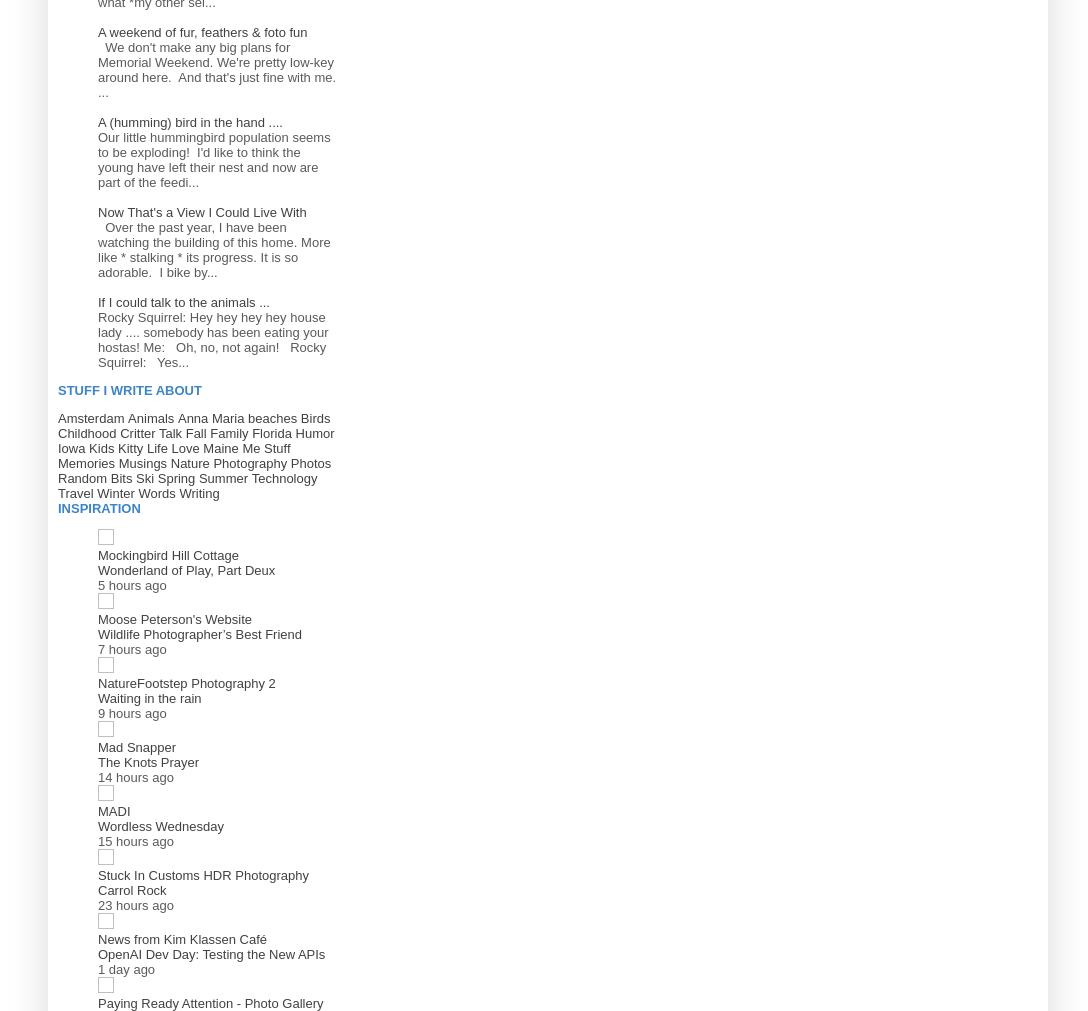  What do you see at coordinates (141, 461) in the screenshot?
I see `'Musings'` at bounding box center [141, 461].